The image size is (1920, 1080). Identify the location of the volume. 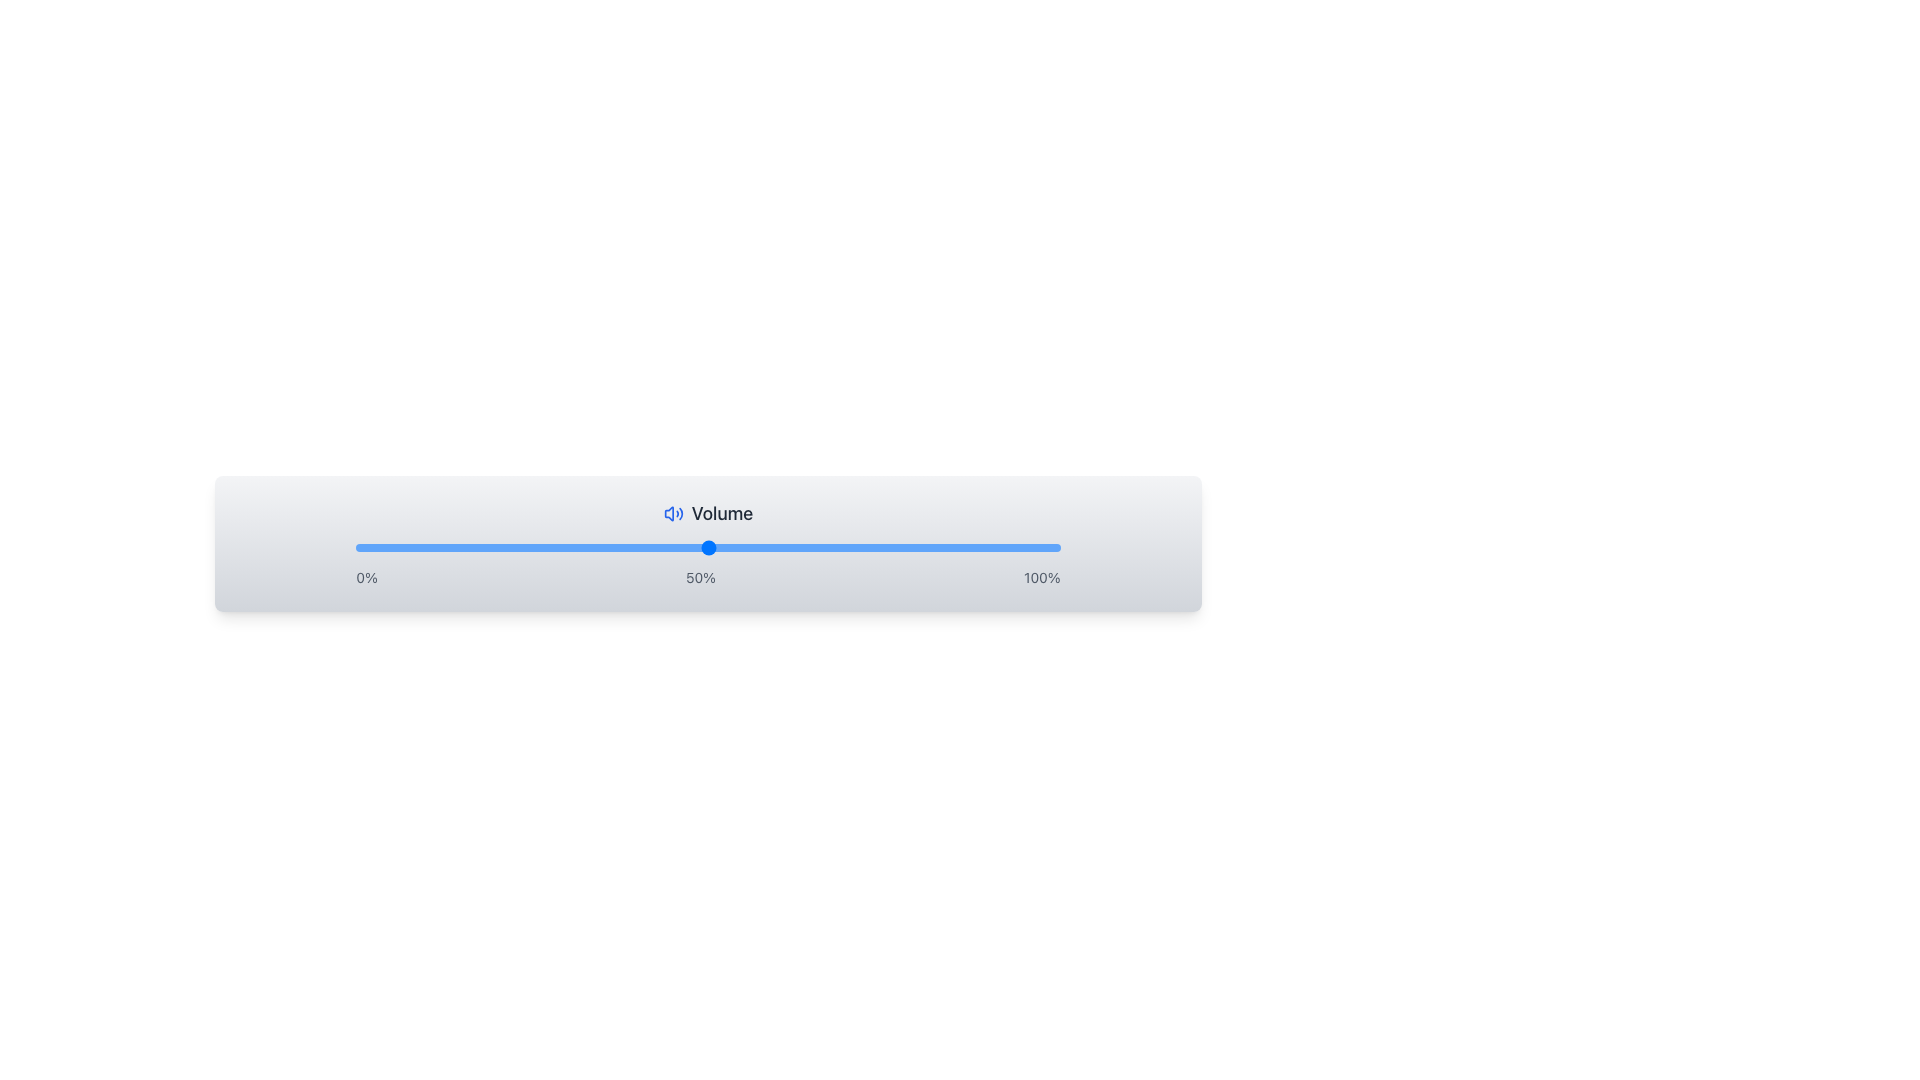
(546, 547).